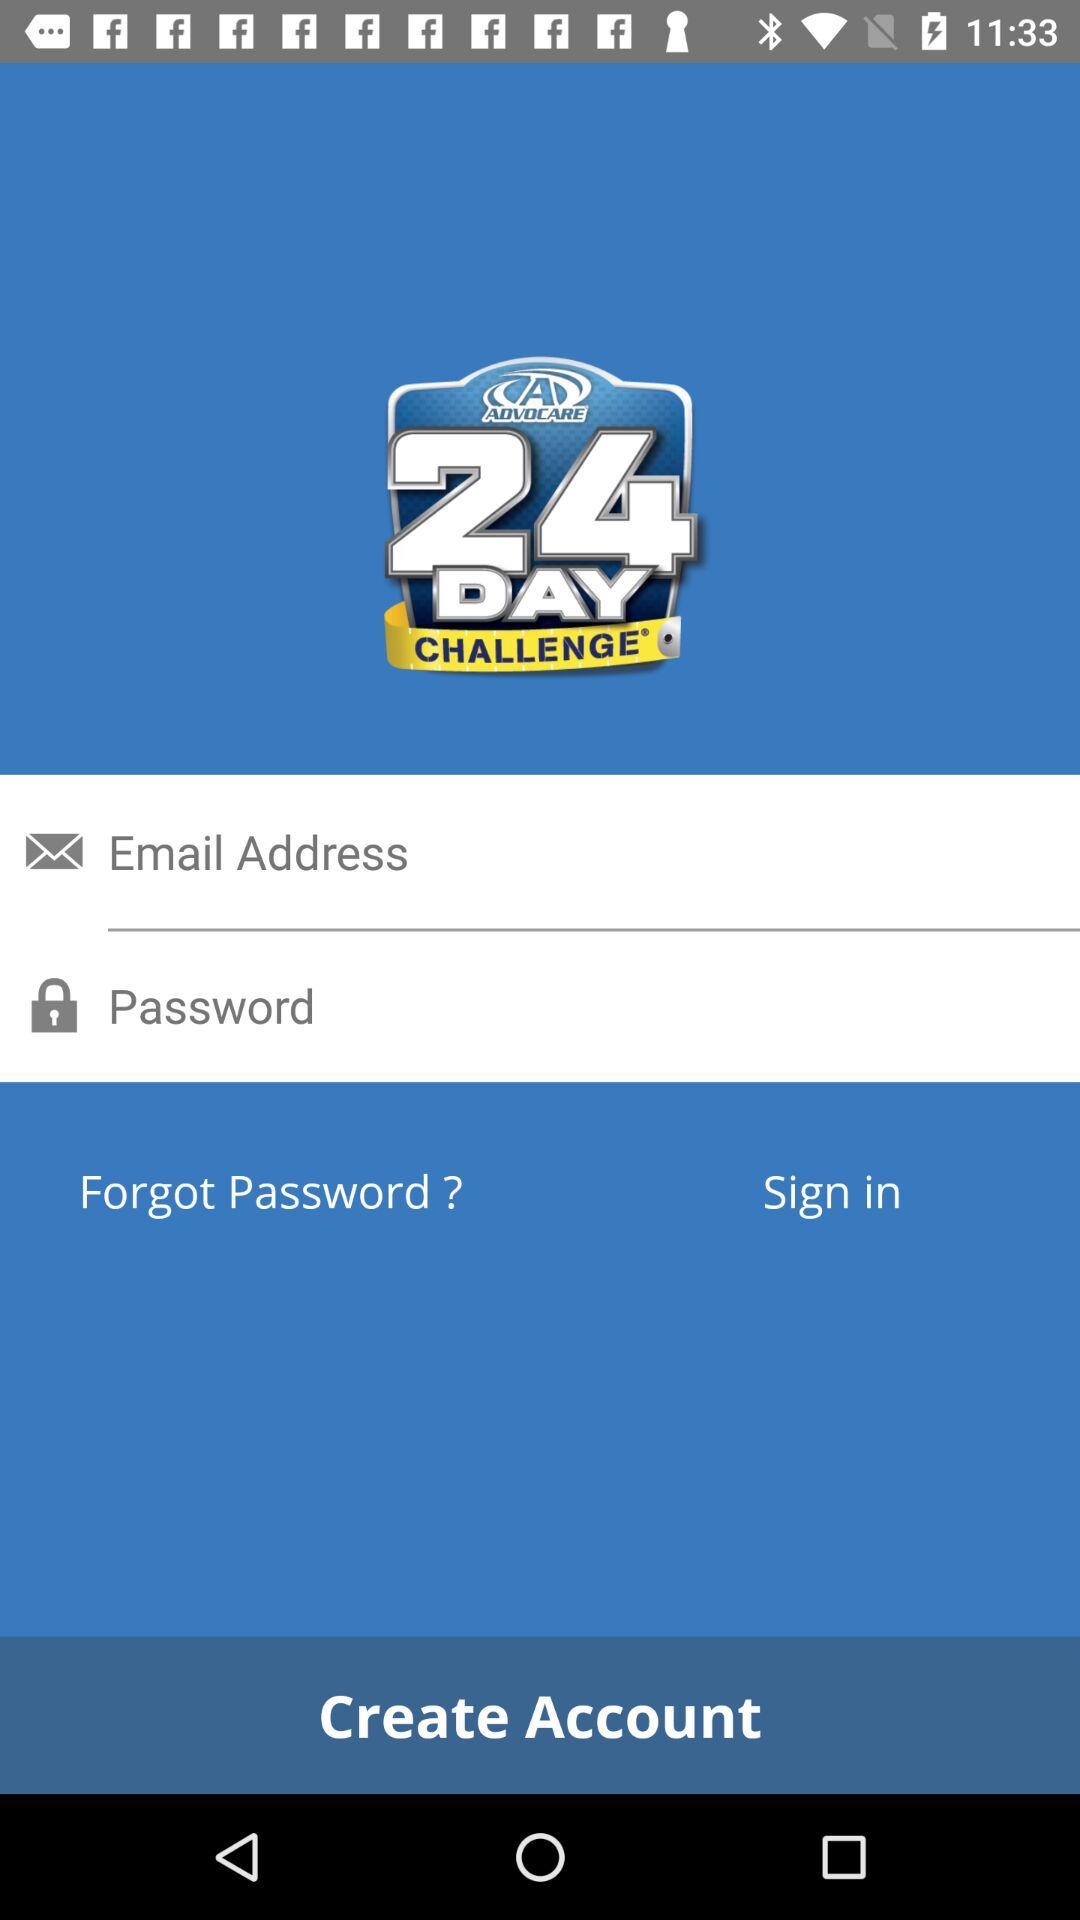 This screenshot has height=1920, width=1080. What do you see at coordinates (832, 1190) in the screenshot?
I see `item to the right of the forgot password ? icon` at bounding box center [832, 1190].